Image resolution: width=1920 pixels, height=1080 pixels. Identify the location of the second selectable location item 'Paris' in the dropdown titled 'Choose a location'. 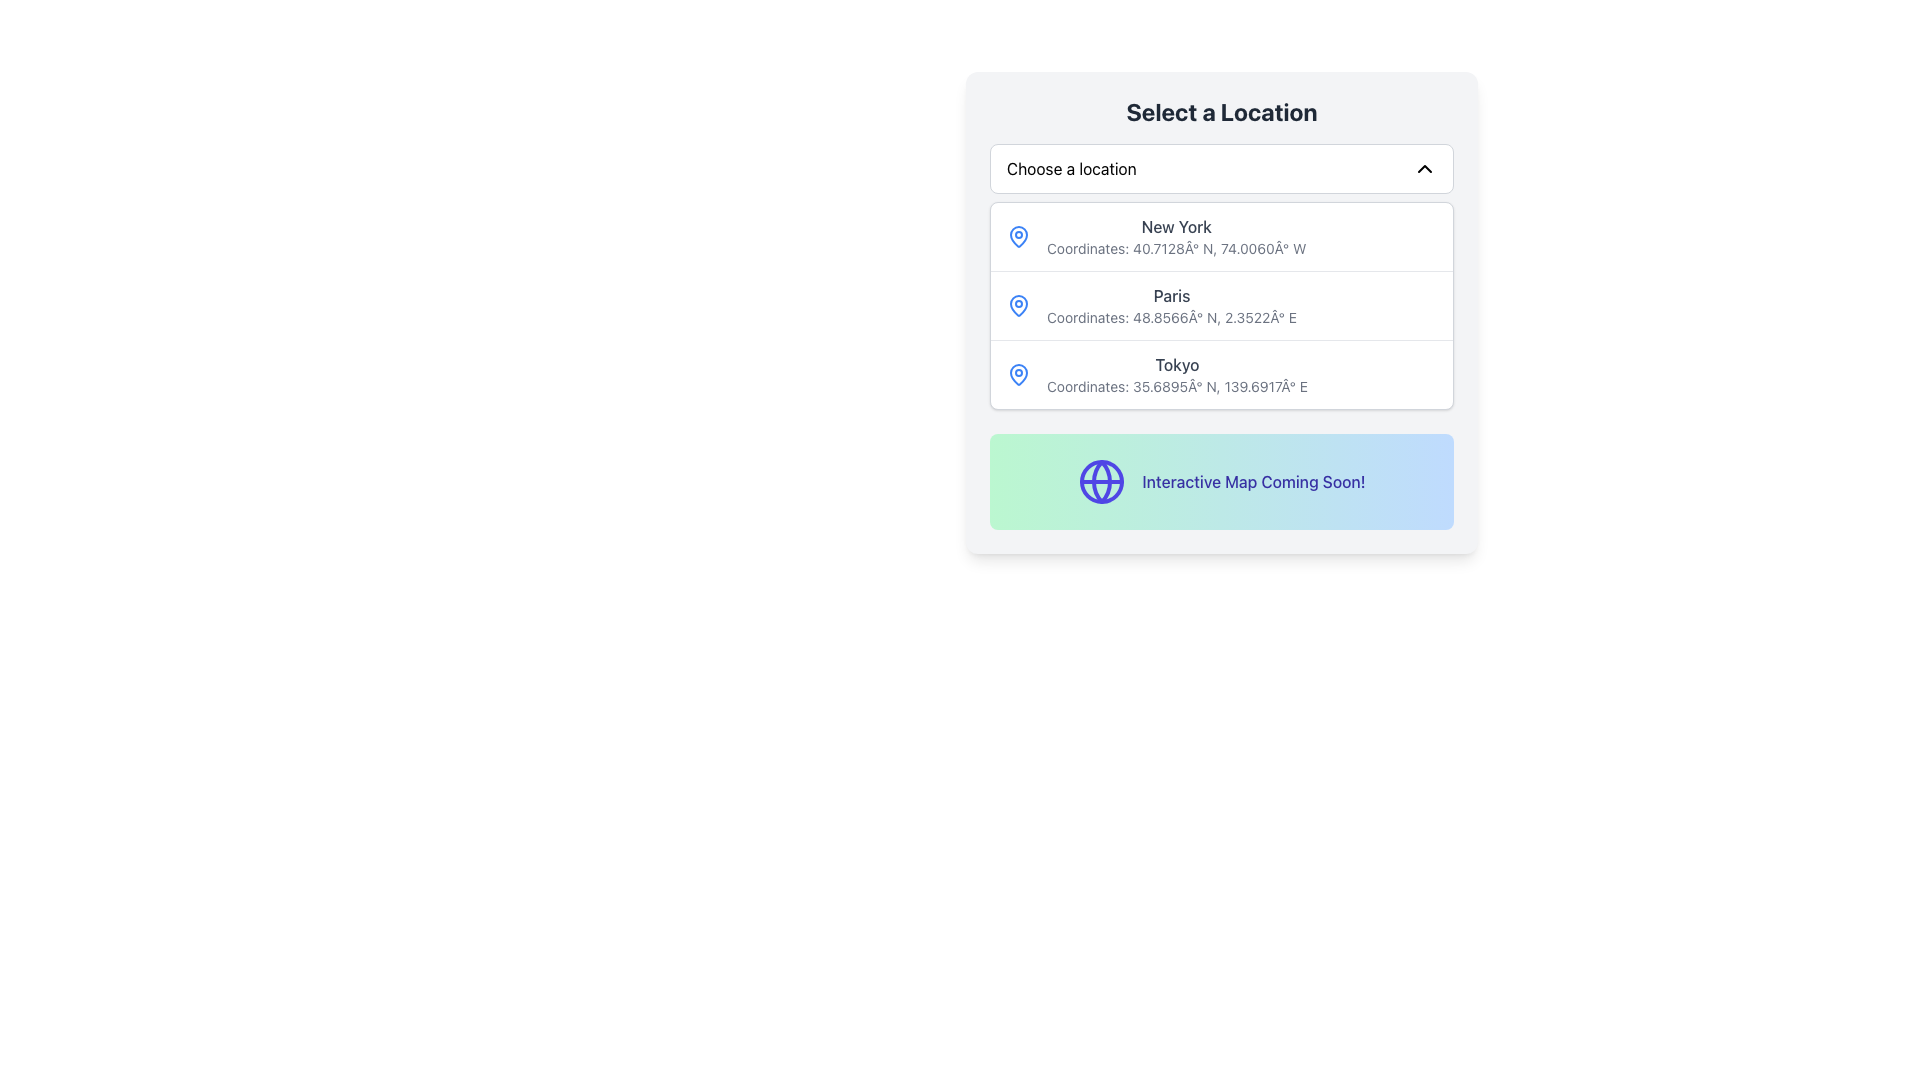
(1221, 312).